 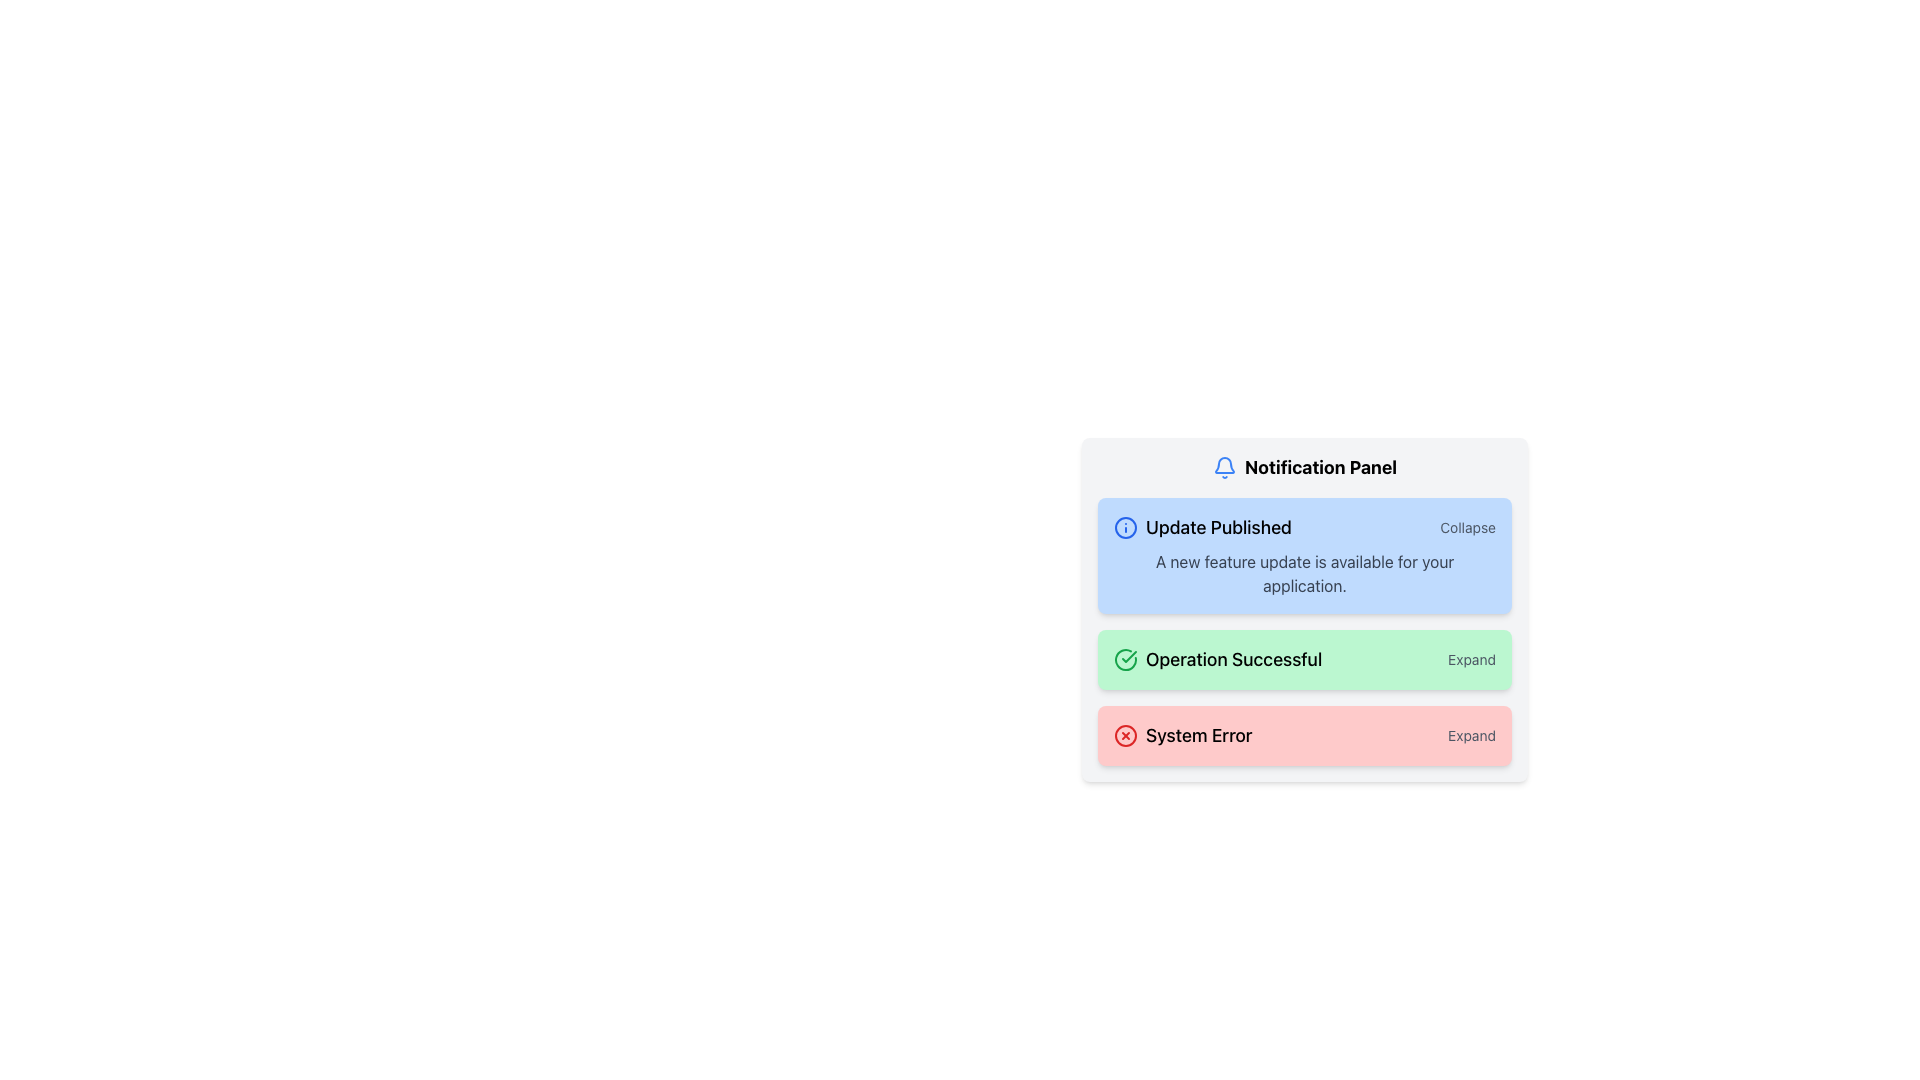 What do you see at coordinates (1183, 736) in the screenshot?
I see `the error message titled 'System Error' indicated by a red color scheme and cross icon, located at the bottom of the notification panel` at bounding box center [1183, 736].